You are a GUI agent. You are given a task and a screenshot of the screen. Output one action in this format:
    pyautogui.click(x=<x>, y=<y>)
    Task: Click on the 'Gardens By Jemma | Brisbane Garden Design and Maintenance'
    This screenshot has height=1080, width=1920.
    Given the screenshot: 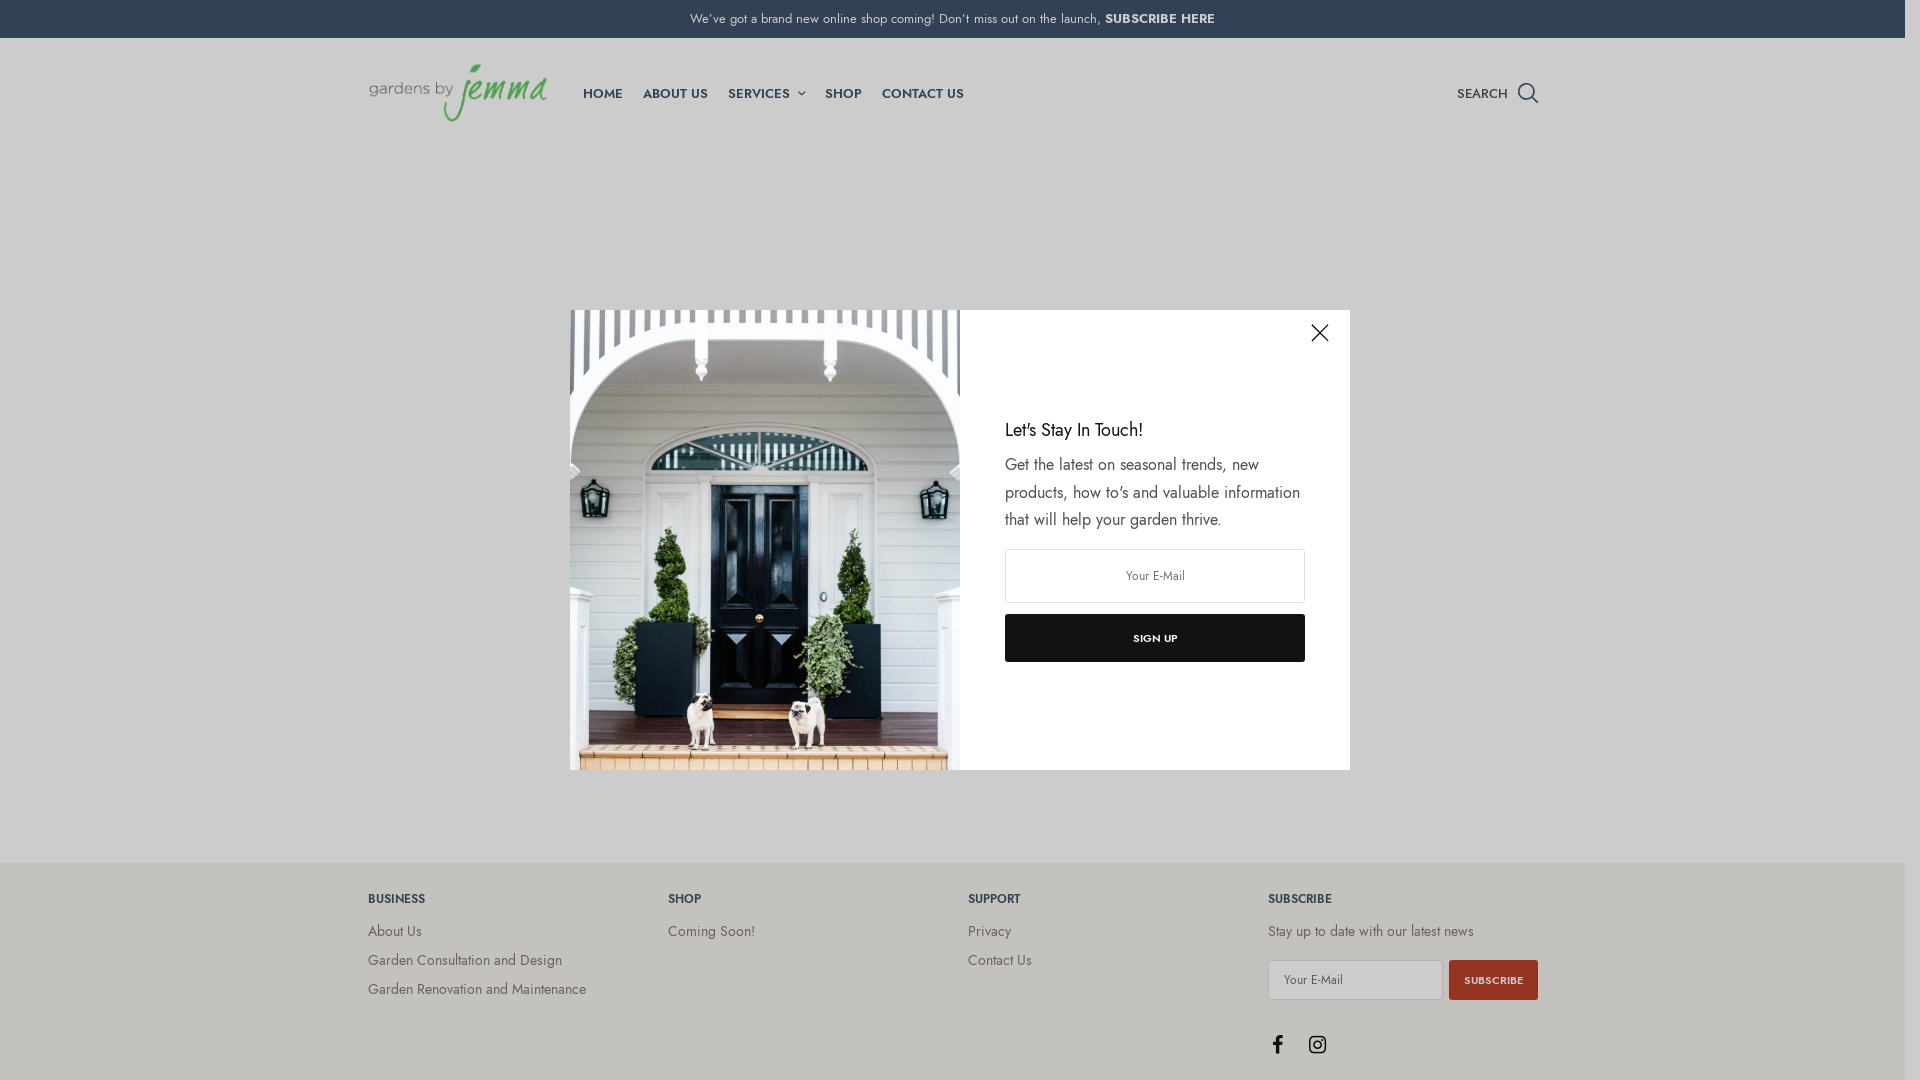 What is the action you would take?
    pyautogui.click(x=456, y=92)
    